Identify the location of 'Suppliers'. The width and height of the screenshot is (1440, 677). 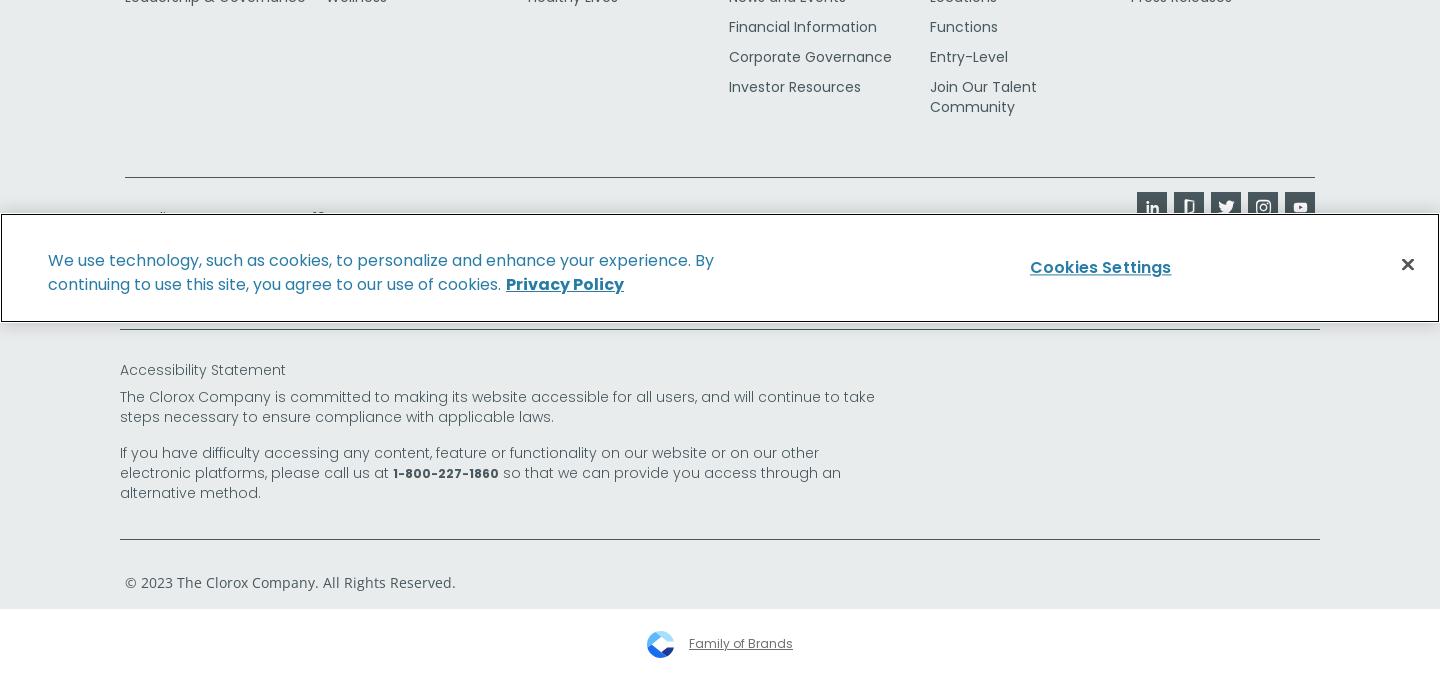
(123, 217).